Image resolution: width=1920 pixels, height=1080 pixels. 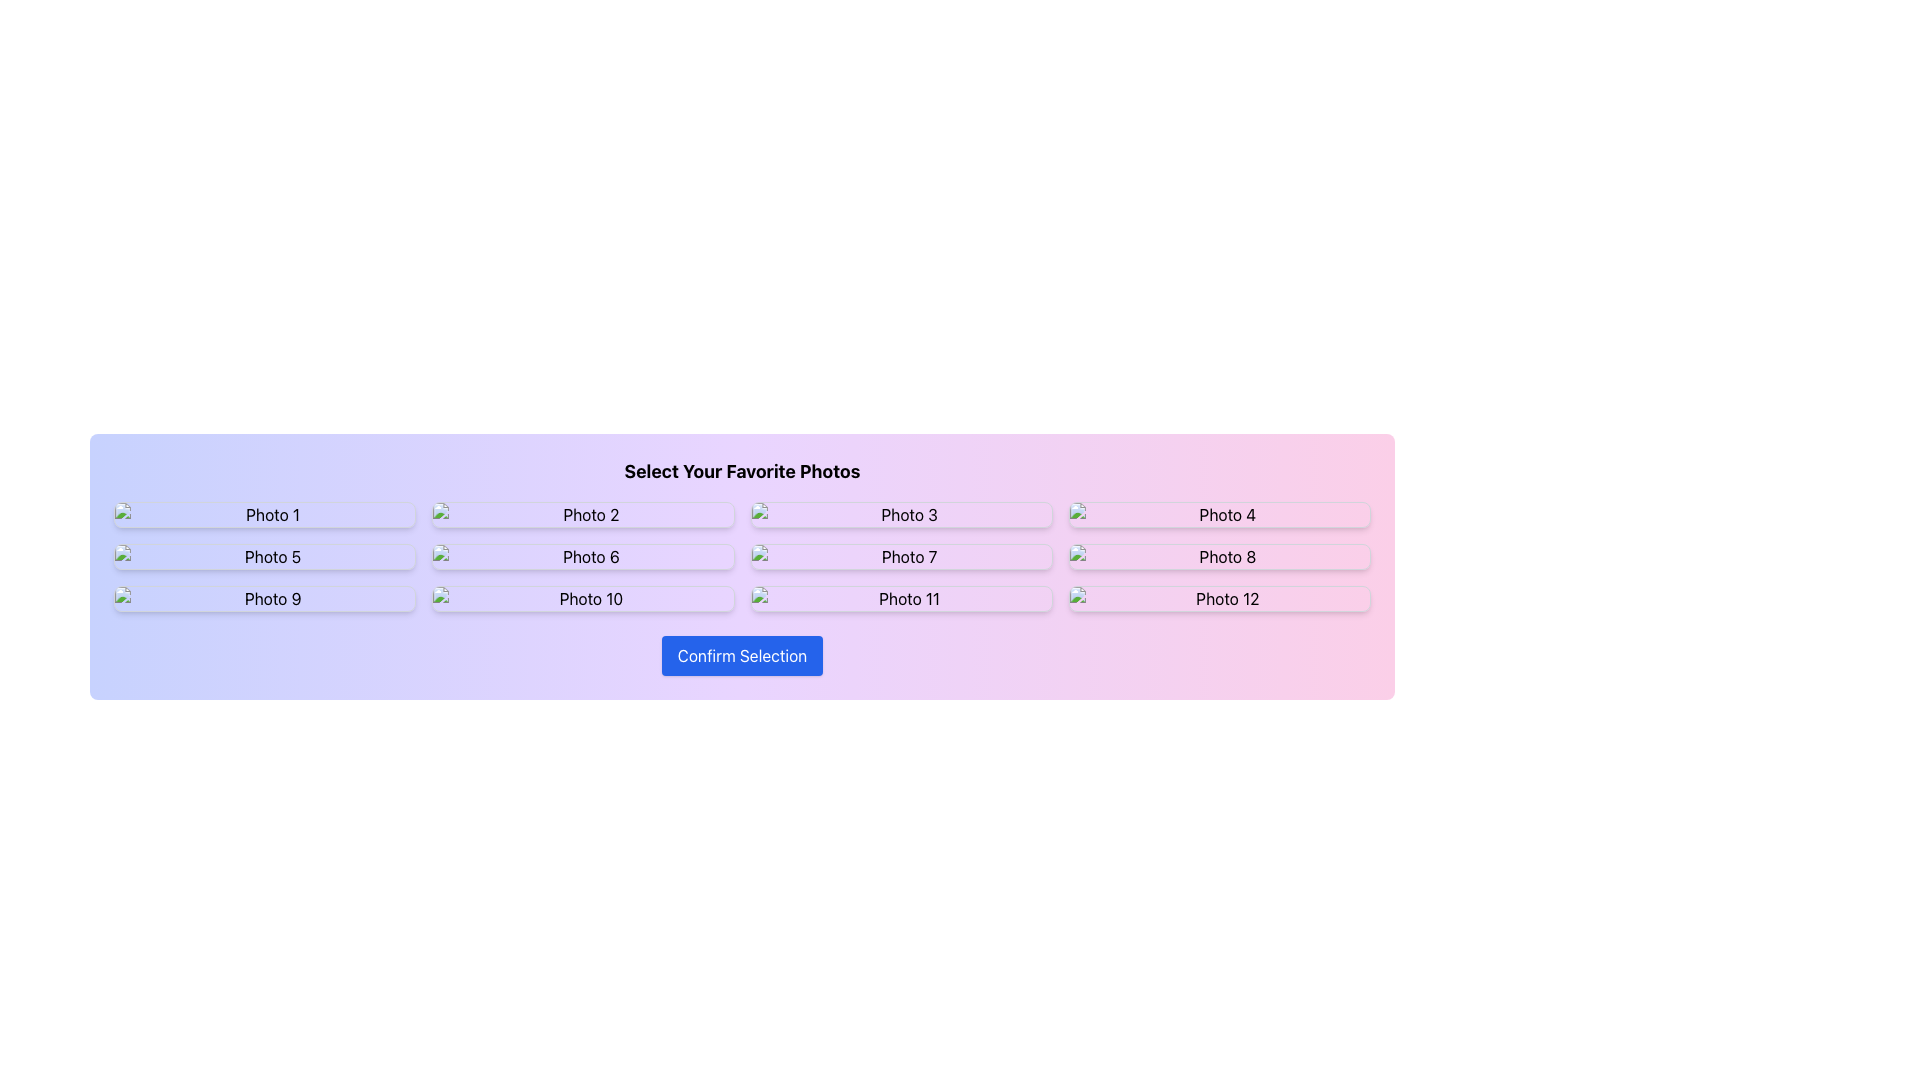 What do you see at coordinates (264, 556) in the screenshot?
I see `the rectangular image labeled 'Photo 5'` at bounding box center [264, 556].